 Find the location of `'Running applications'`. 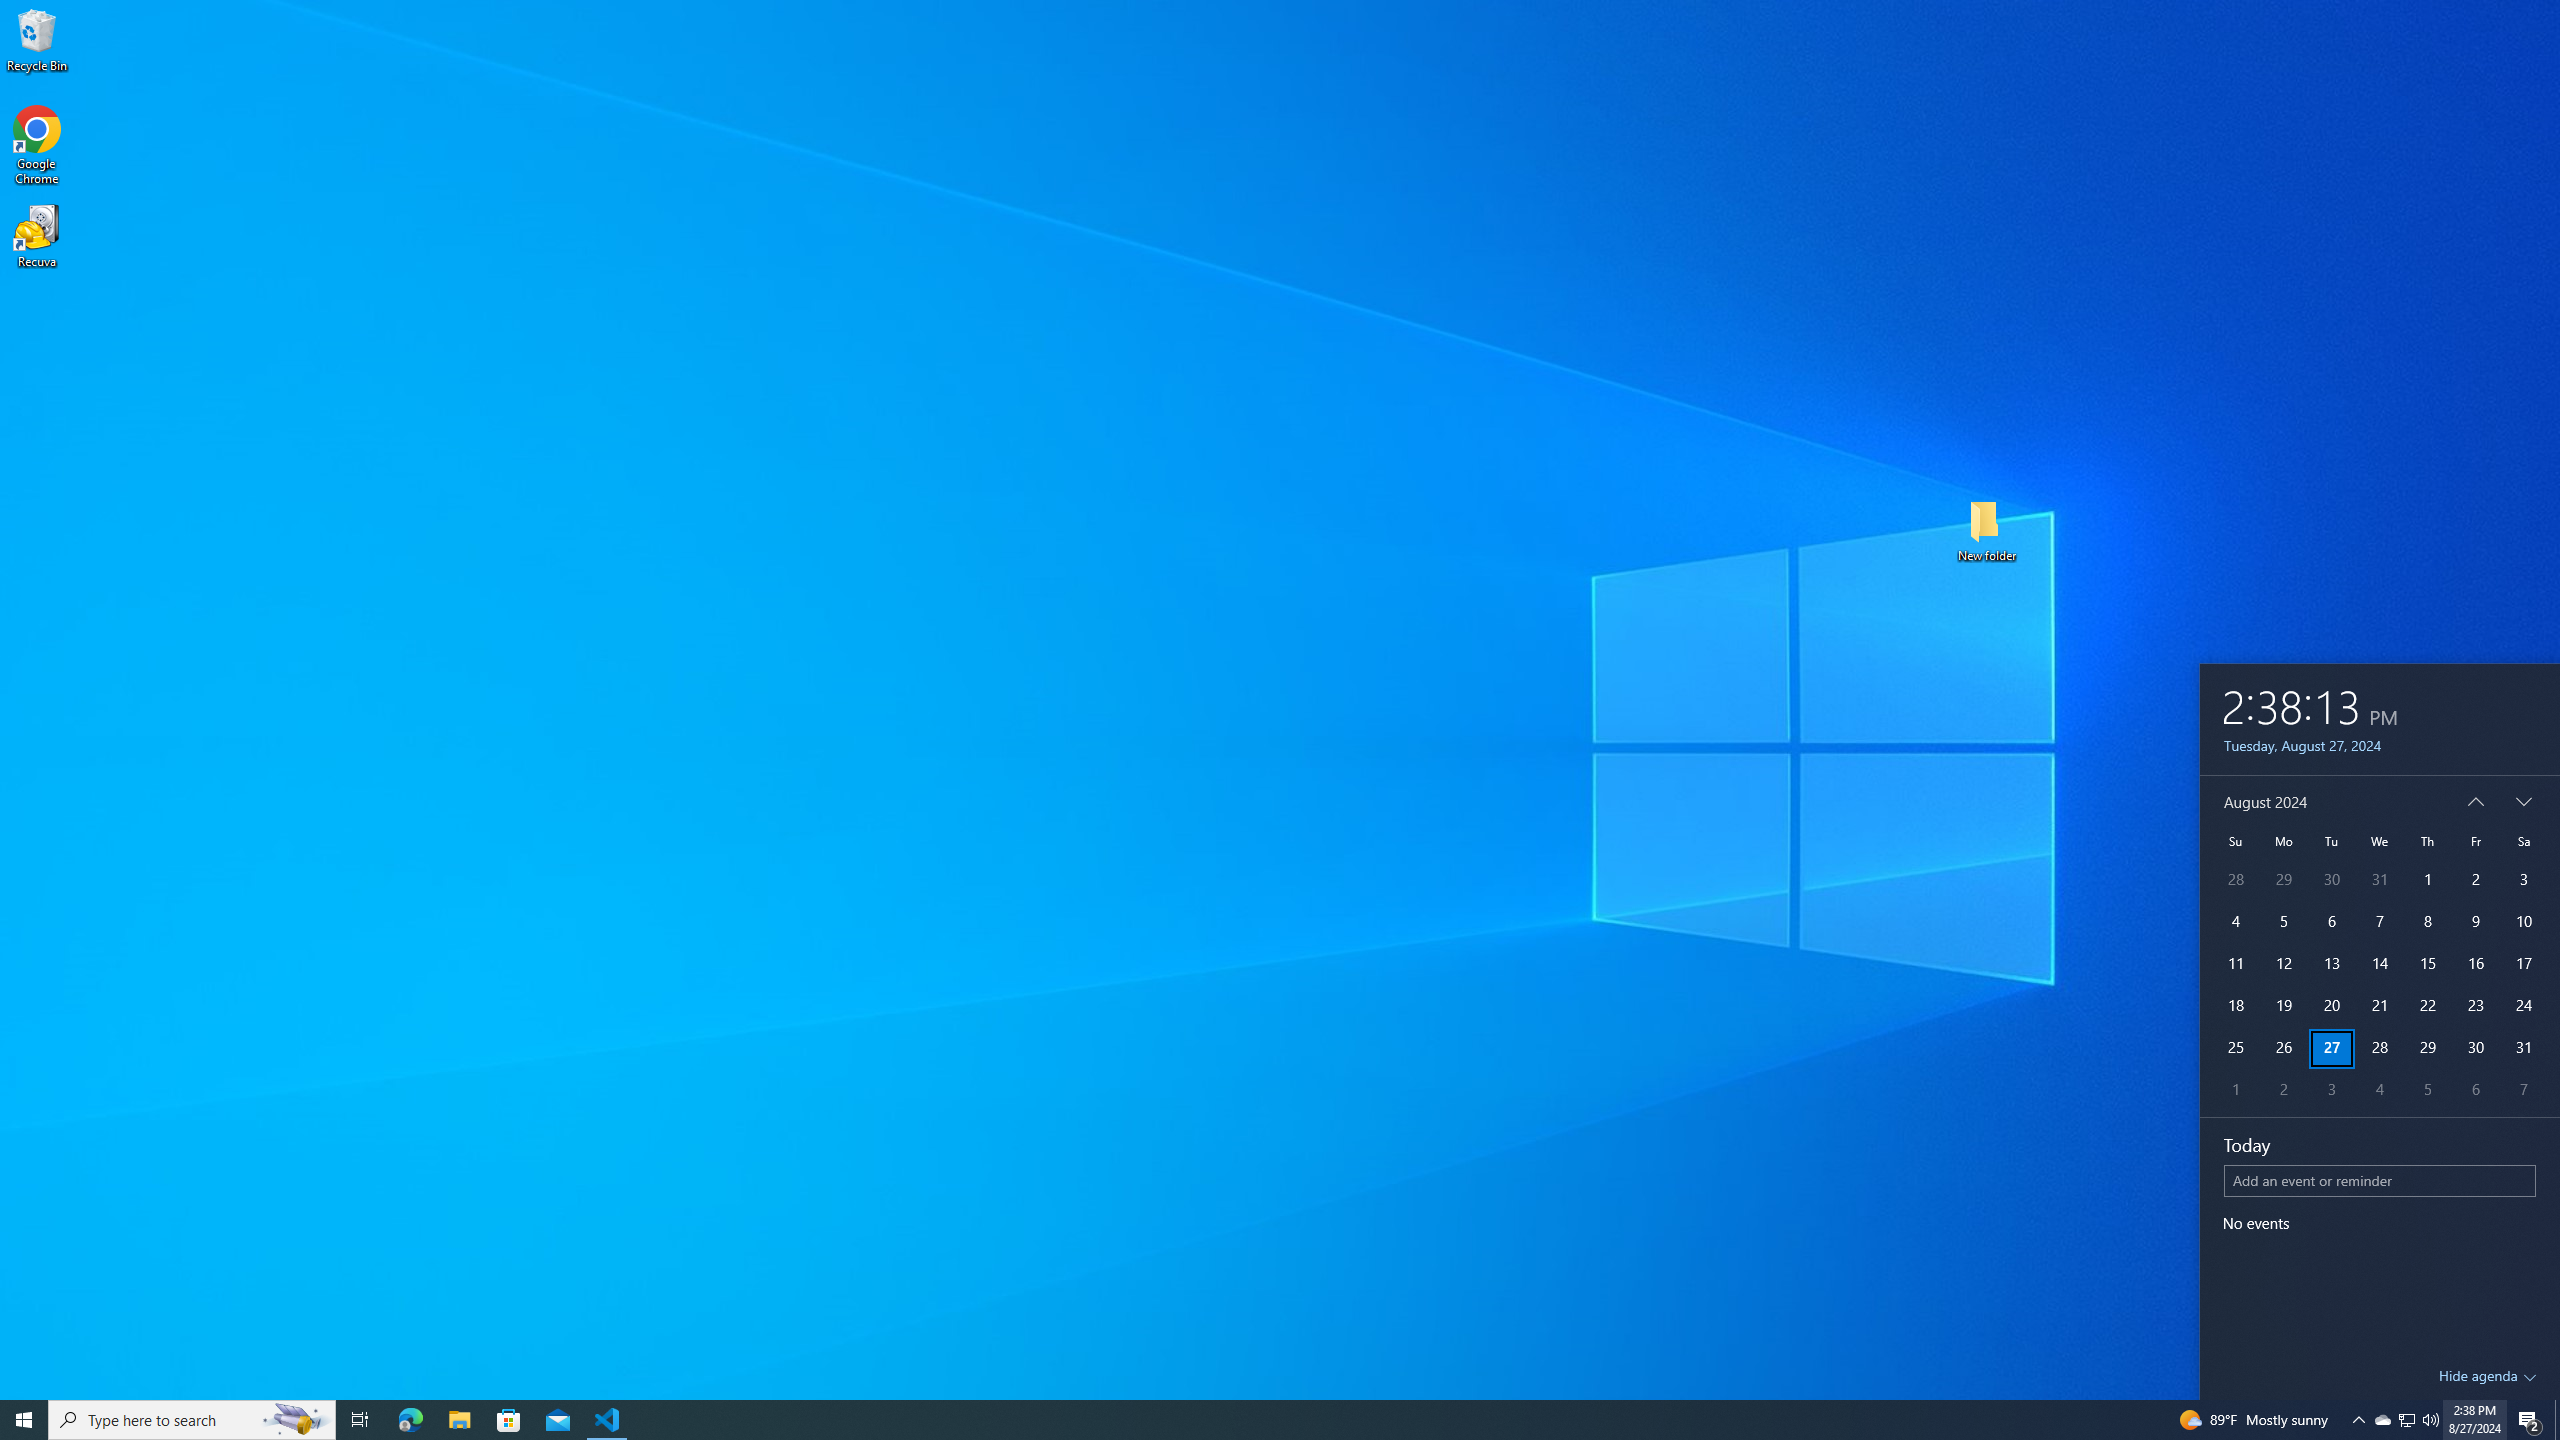

'Running applications' is located at coordinates (1261, 1418).